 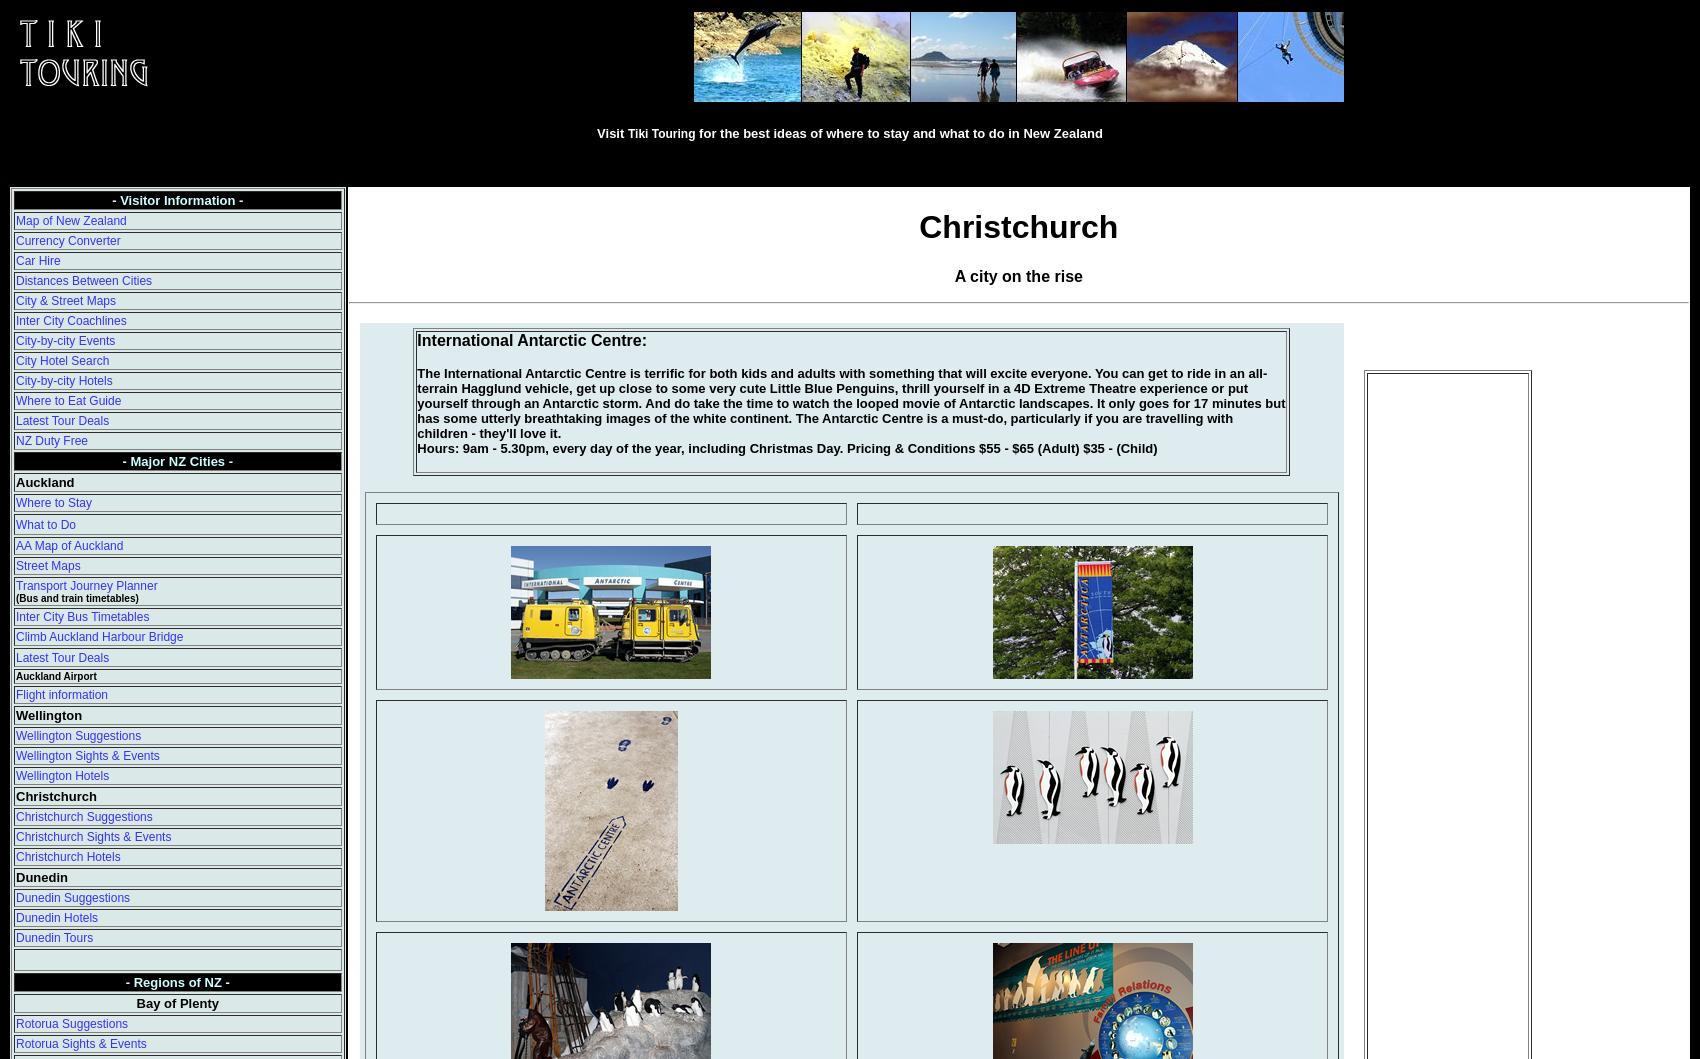 I want to click on 'Christchurch 
          Suggestions', so click(x=83, y=816).